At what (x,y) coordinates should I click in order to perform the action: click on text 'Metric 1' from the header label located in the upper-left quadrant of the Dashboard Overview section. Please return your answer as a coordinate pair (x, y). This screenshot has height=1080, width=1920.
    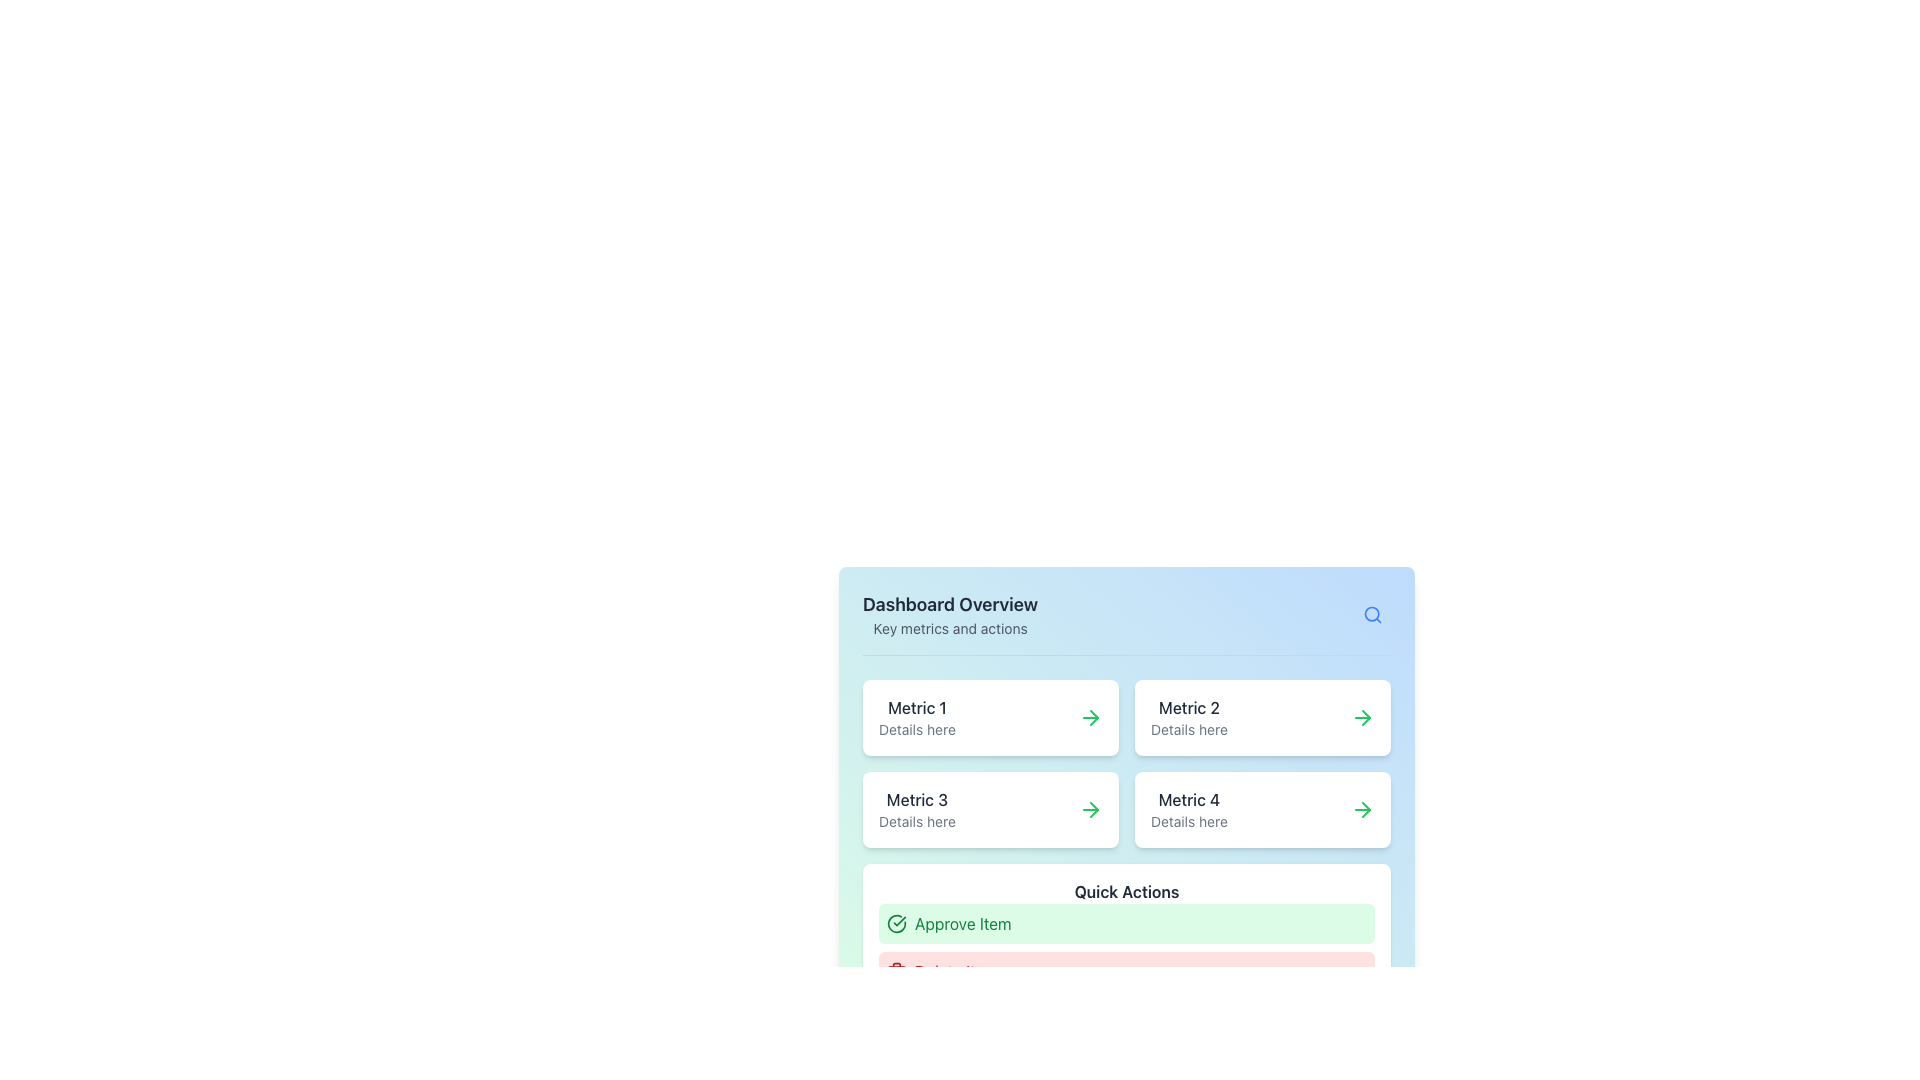
    Looking at the image, I should click on (916, 707).